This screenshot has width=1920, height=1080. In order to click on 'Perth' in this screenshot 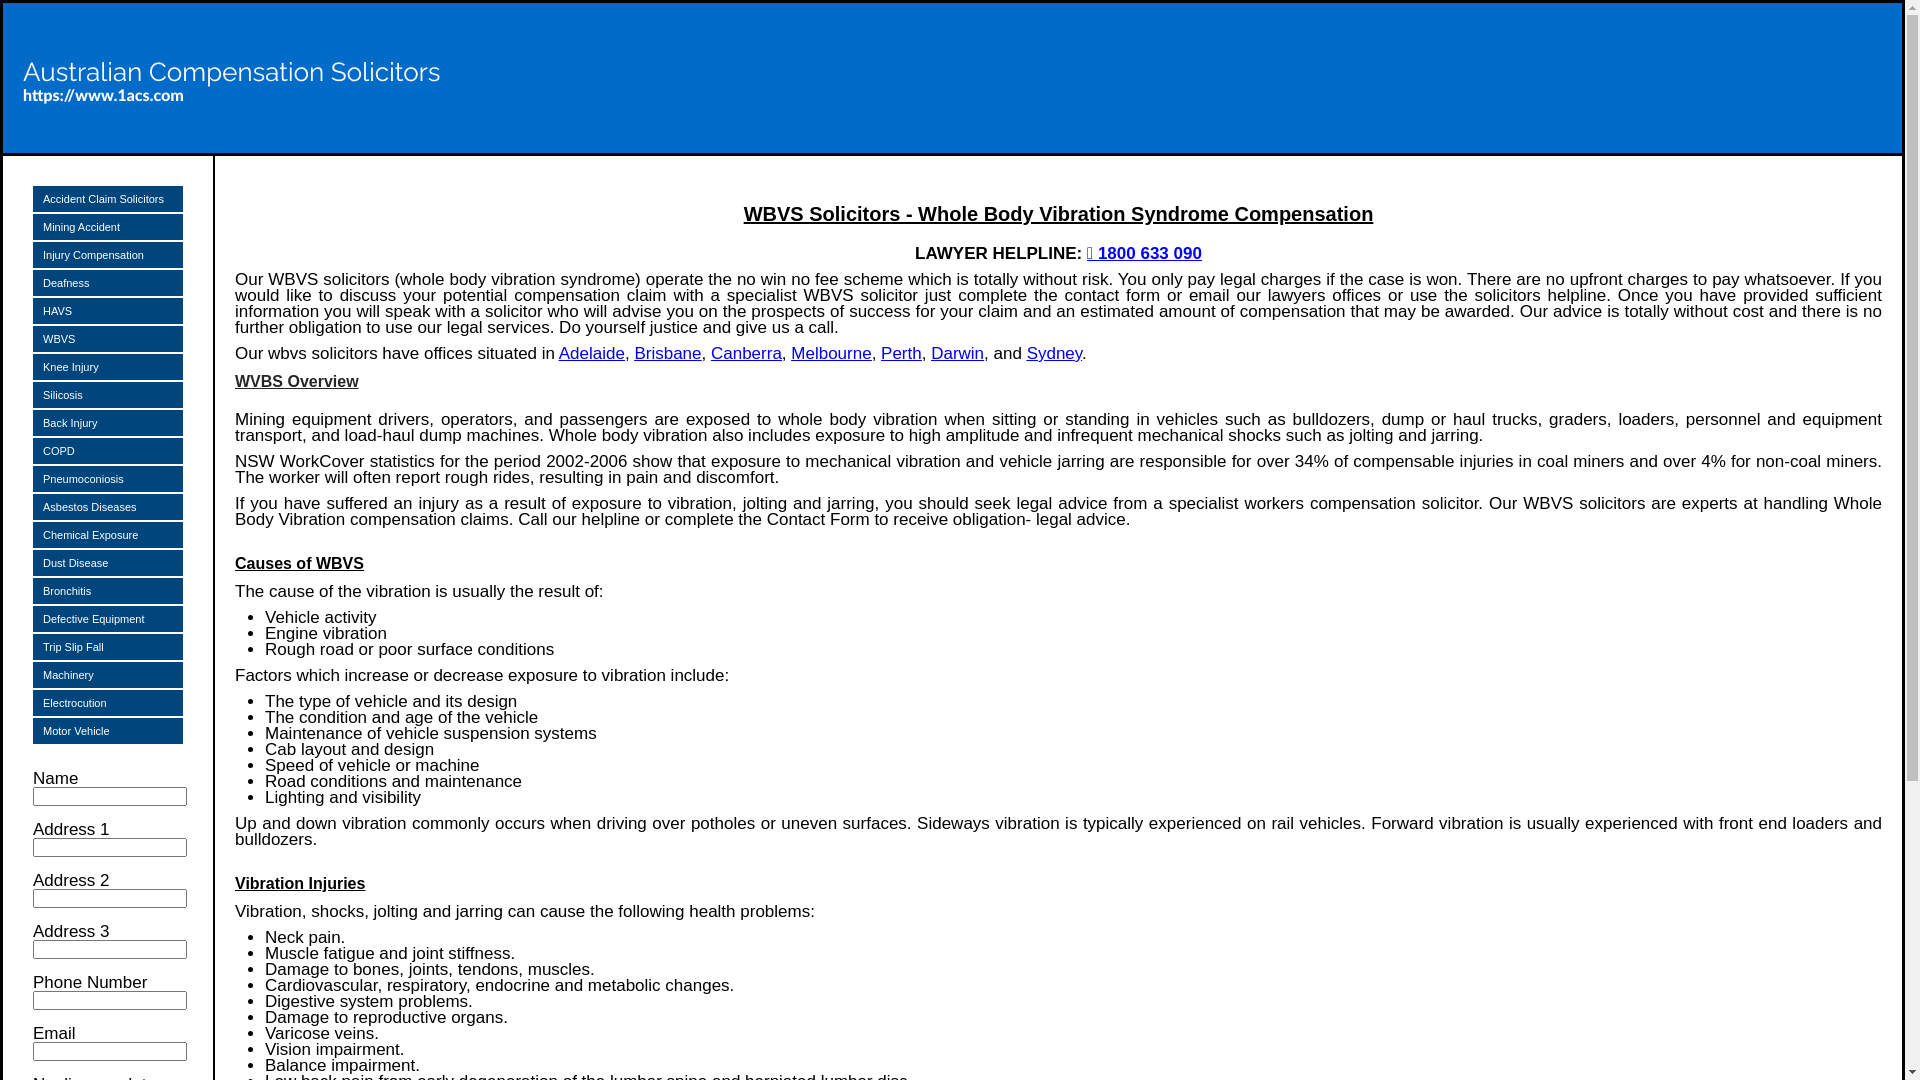, I will do `click(900, 352)`.